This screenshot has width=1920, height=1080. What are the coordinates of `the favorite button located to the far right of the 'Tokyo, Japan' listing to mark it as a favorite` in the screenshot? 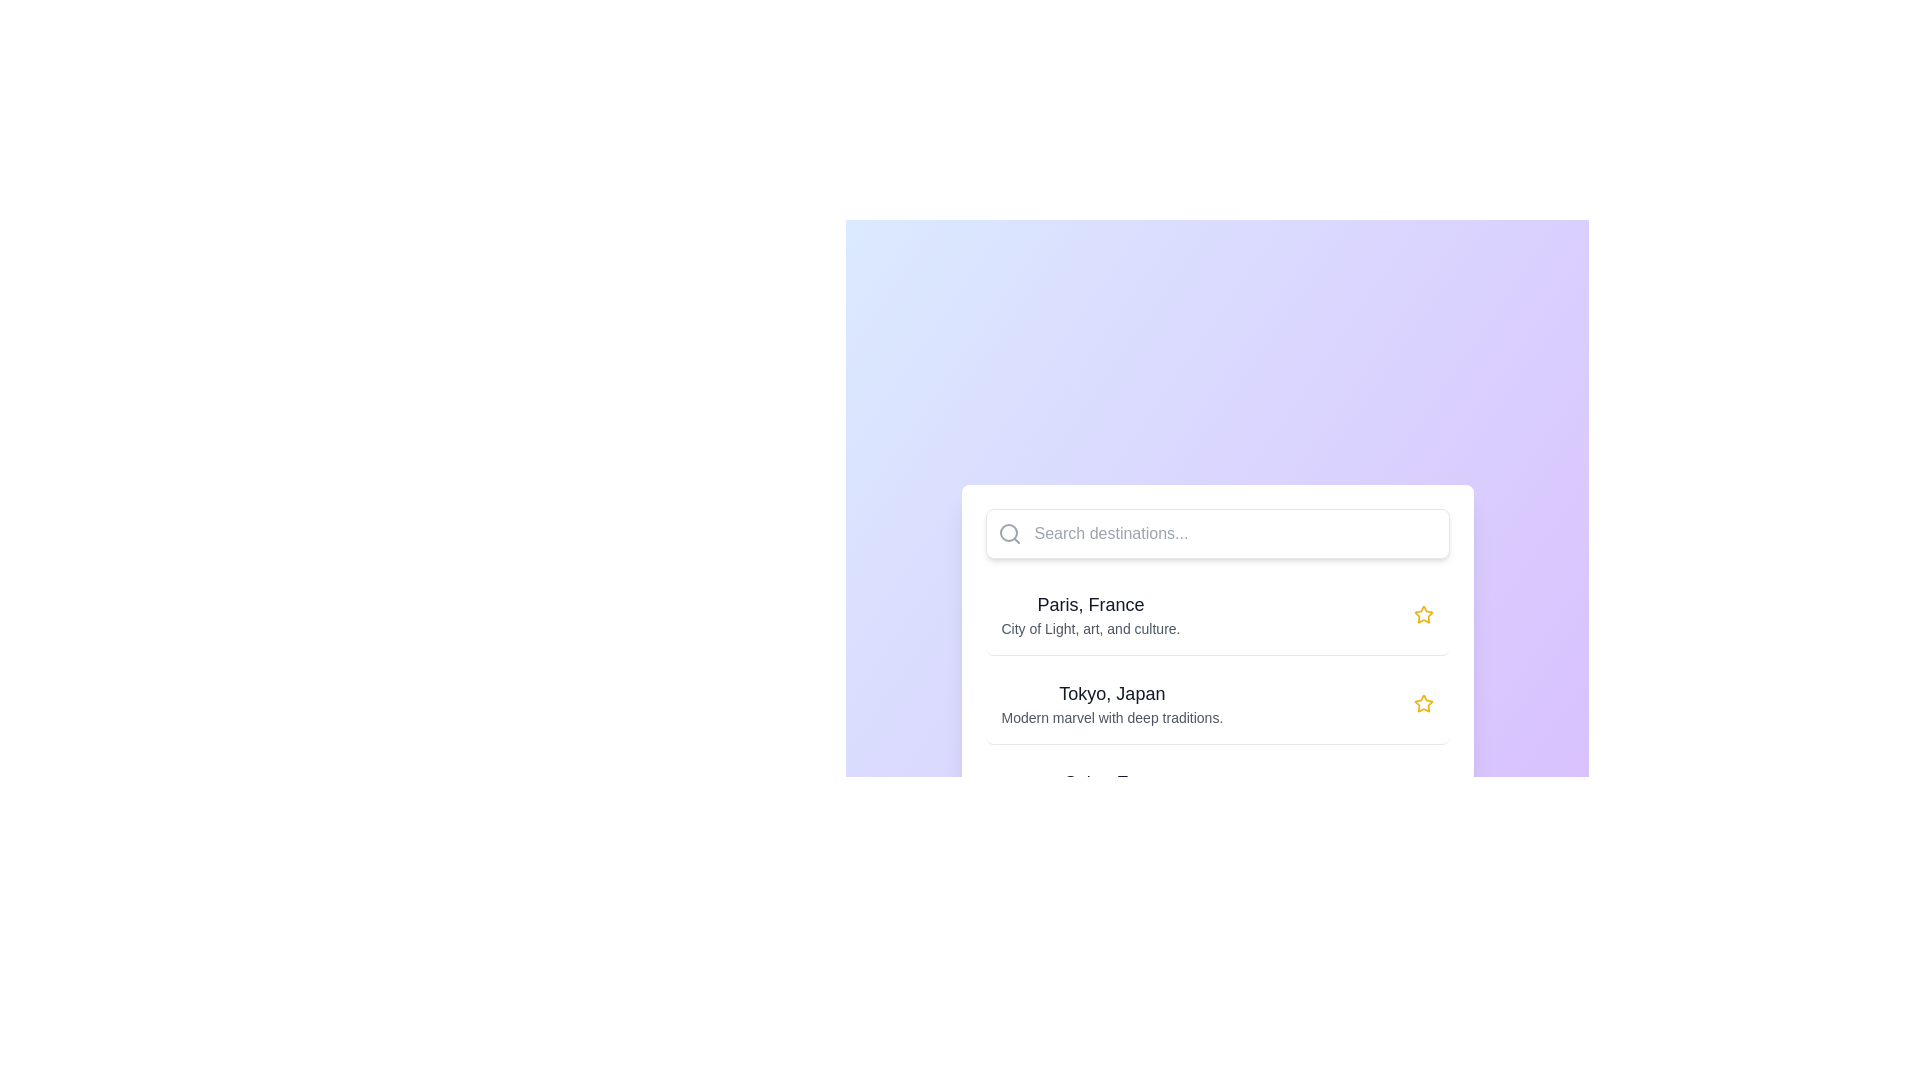 It's located at (1422, 702).